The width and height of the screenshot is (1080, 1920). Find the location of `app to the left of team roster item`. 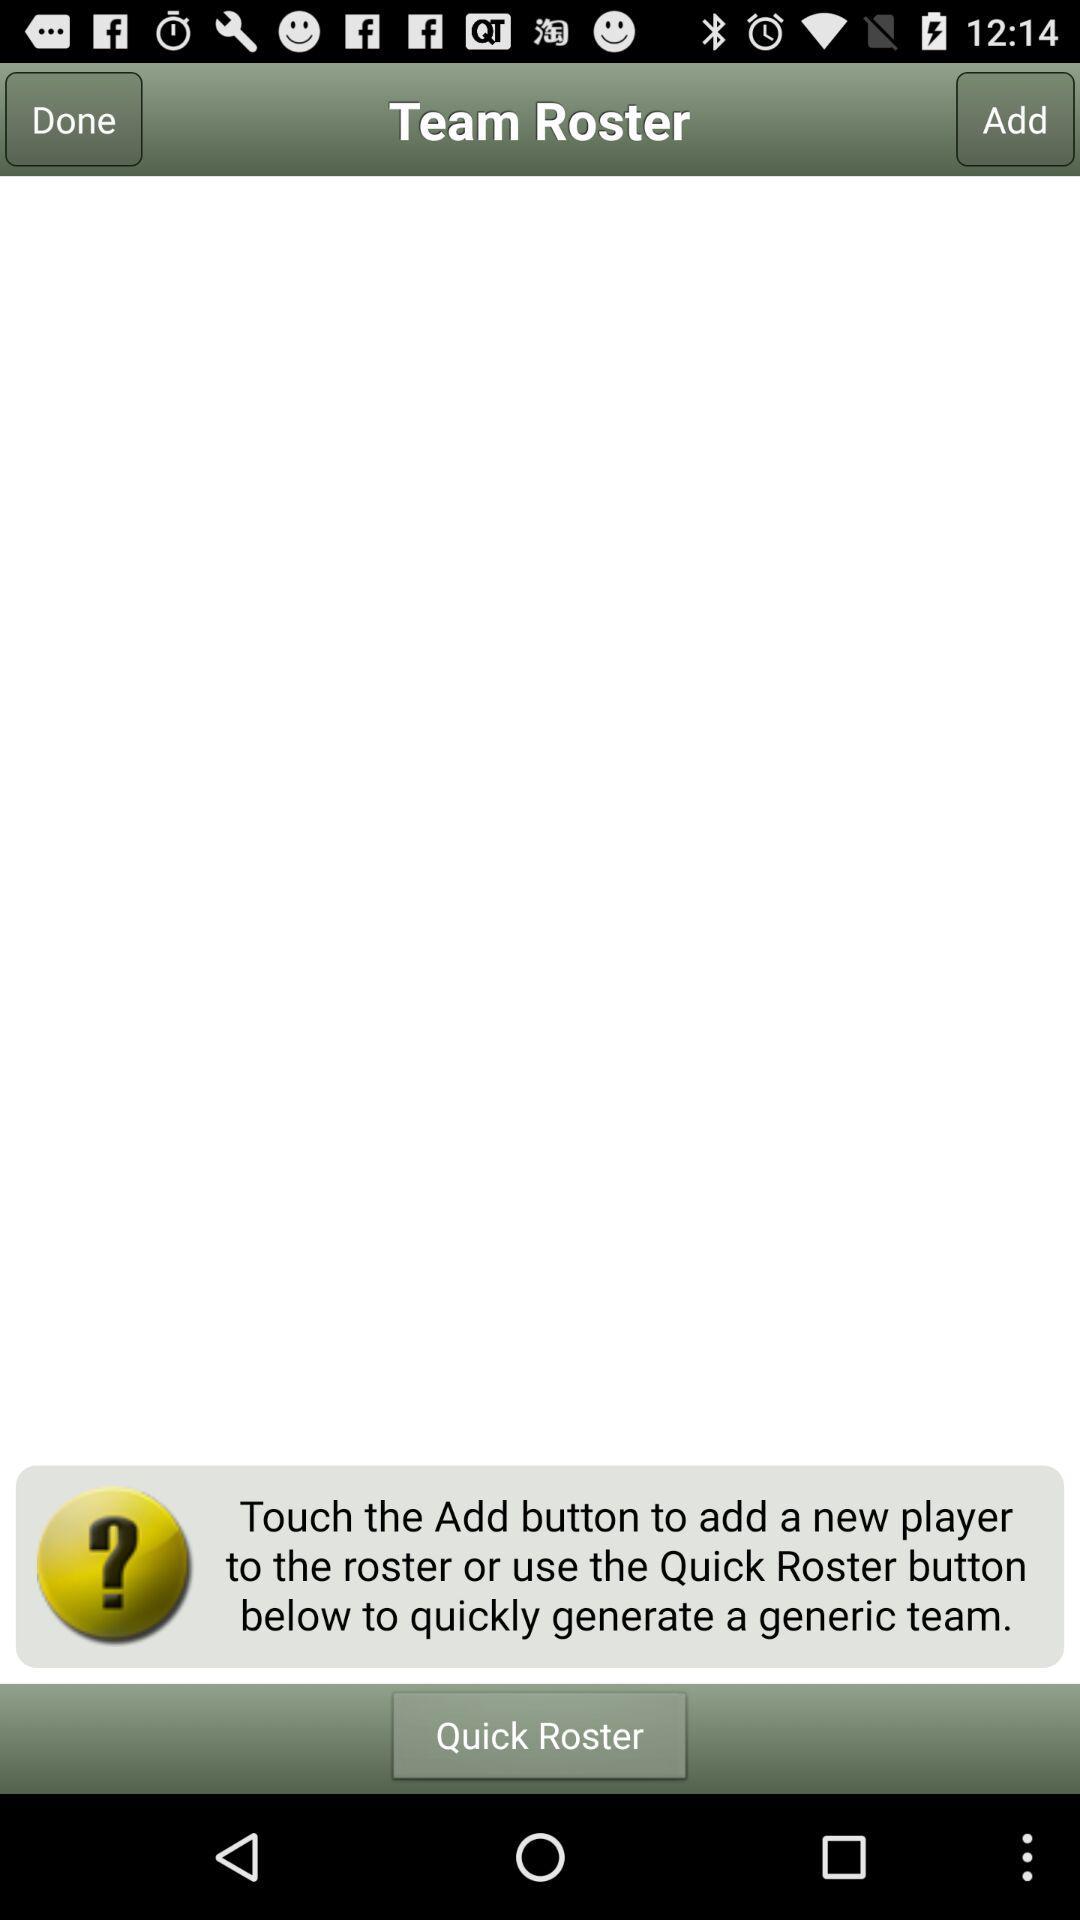

app to the left of team roster item is located at coordinates (72, 118).